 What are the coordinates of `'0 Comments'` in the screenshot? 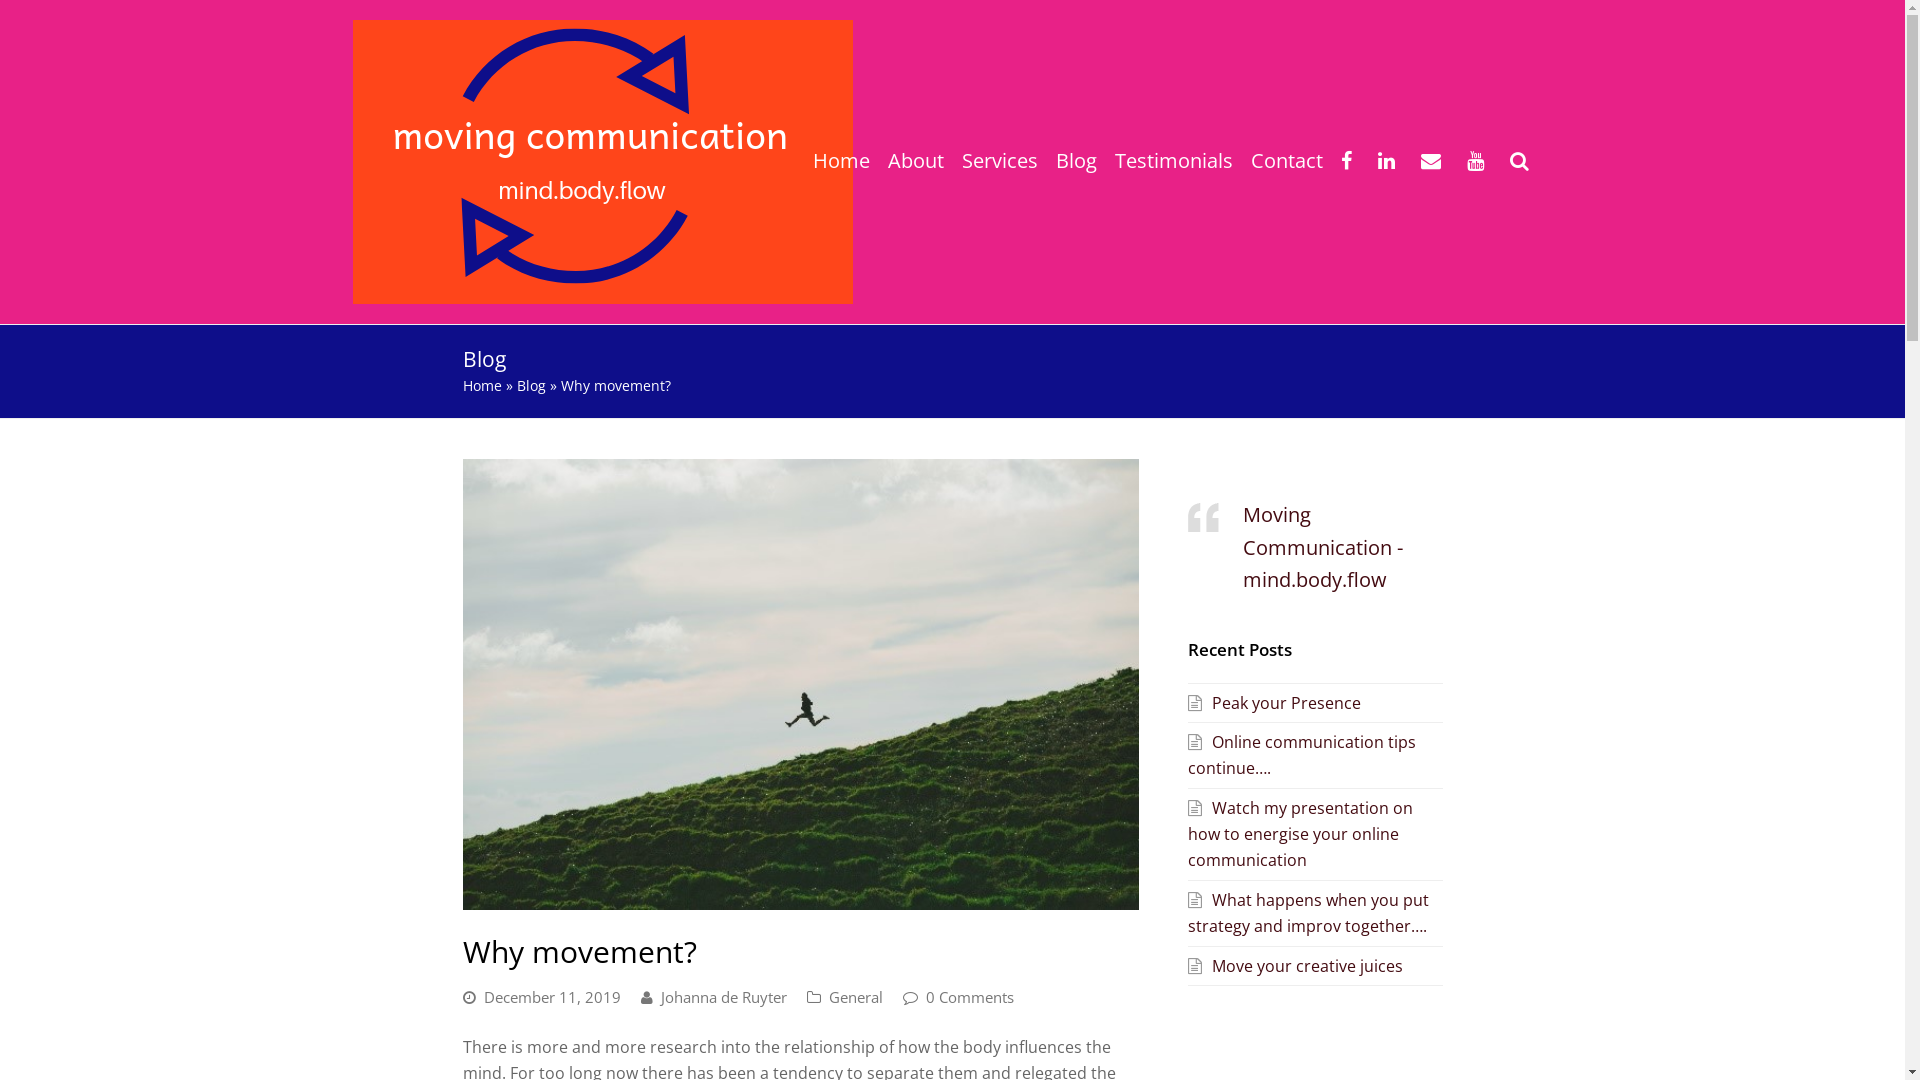 It's located at (969, 996).